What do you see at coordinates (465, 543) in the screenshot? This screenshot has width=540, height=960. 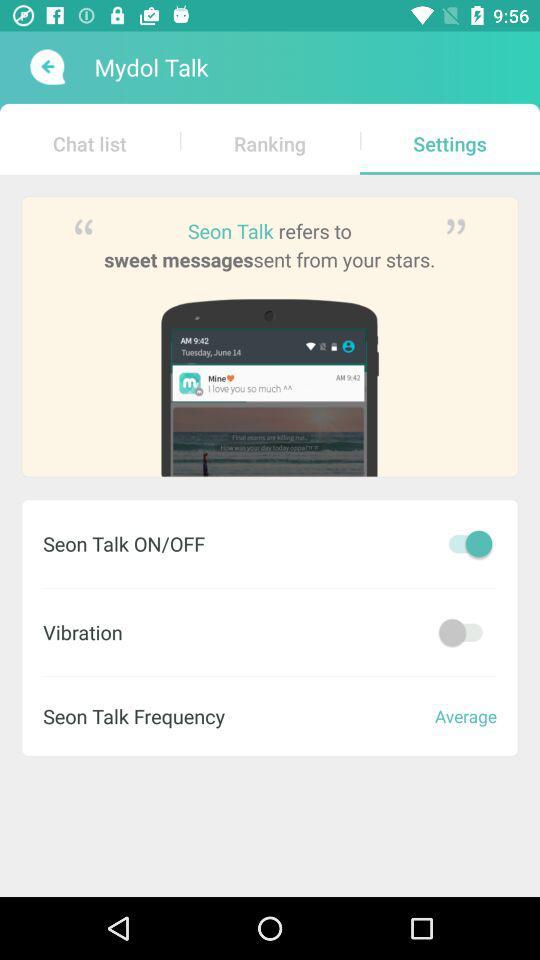 I see `seon talk option` at bounding box center [465, 543].